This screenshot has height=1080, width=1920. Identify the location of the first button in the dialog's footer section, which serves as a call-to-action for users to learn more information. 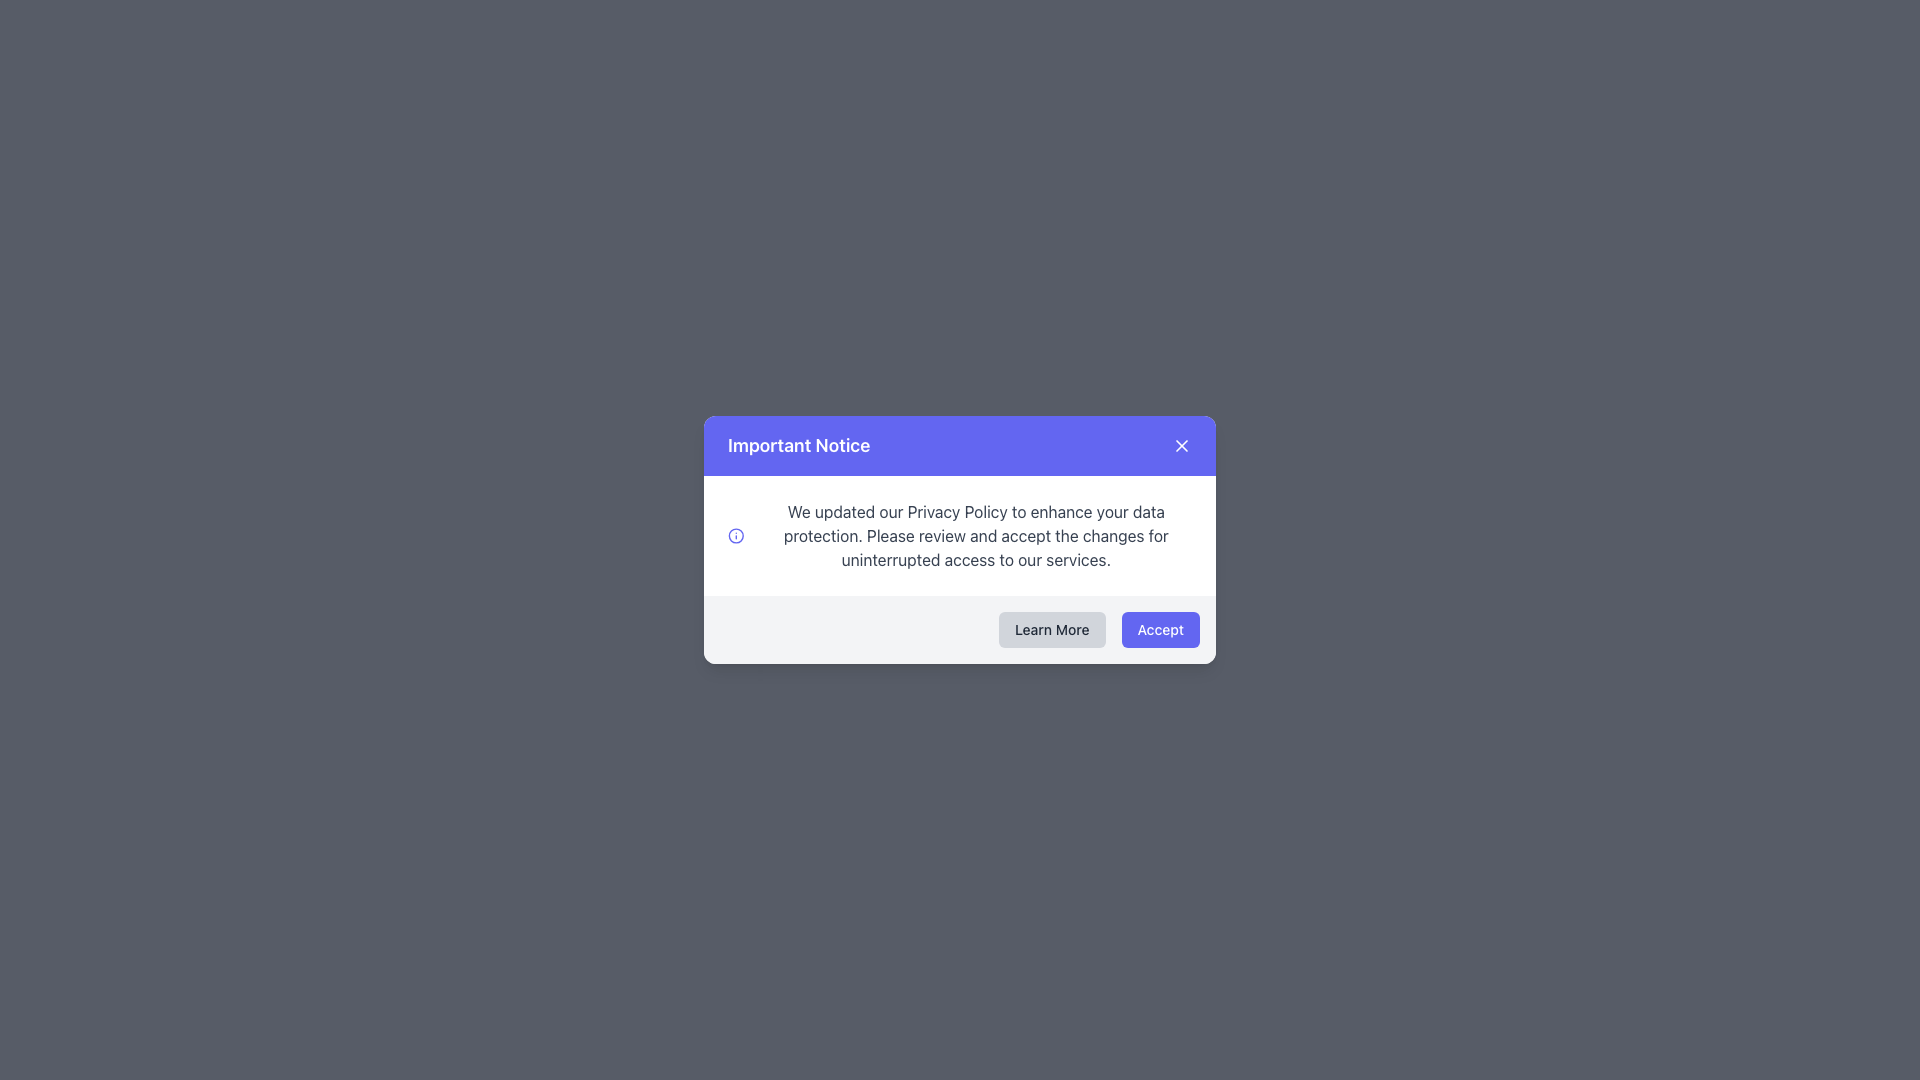
(1051, 628).